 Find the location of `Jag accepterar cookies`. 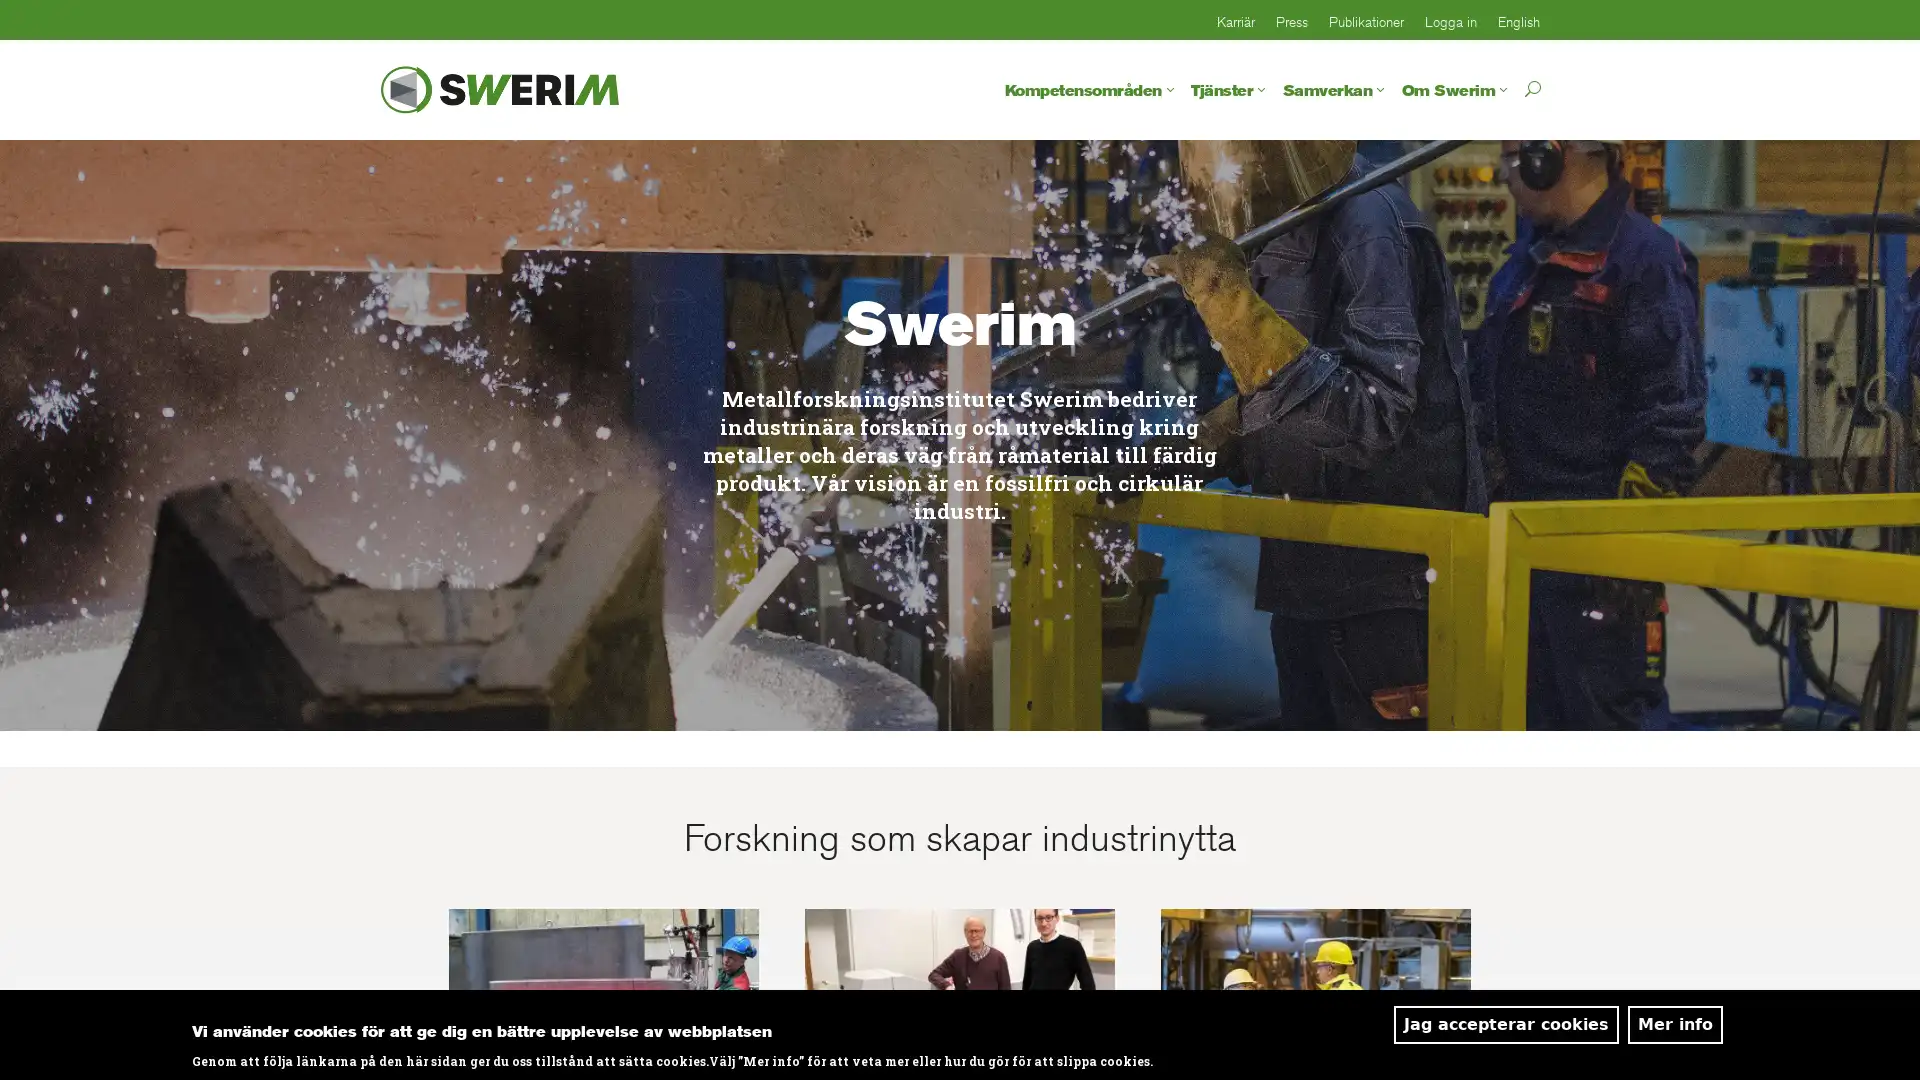

Jag accepterar cookies is located at coordinates (1506, 1023).